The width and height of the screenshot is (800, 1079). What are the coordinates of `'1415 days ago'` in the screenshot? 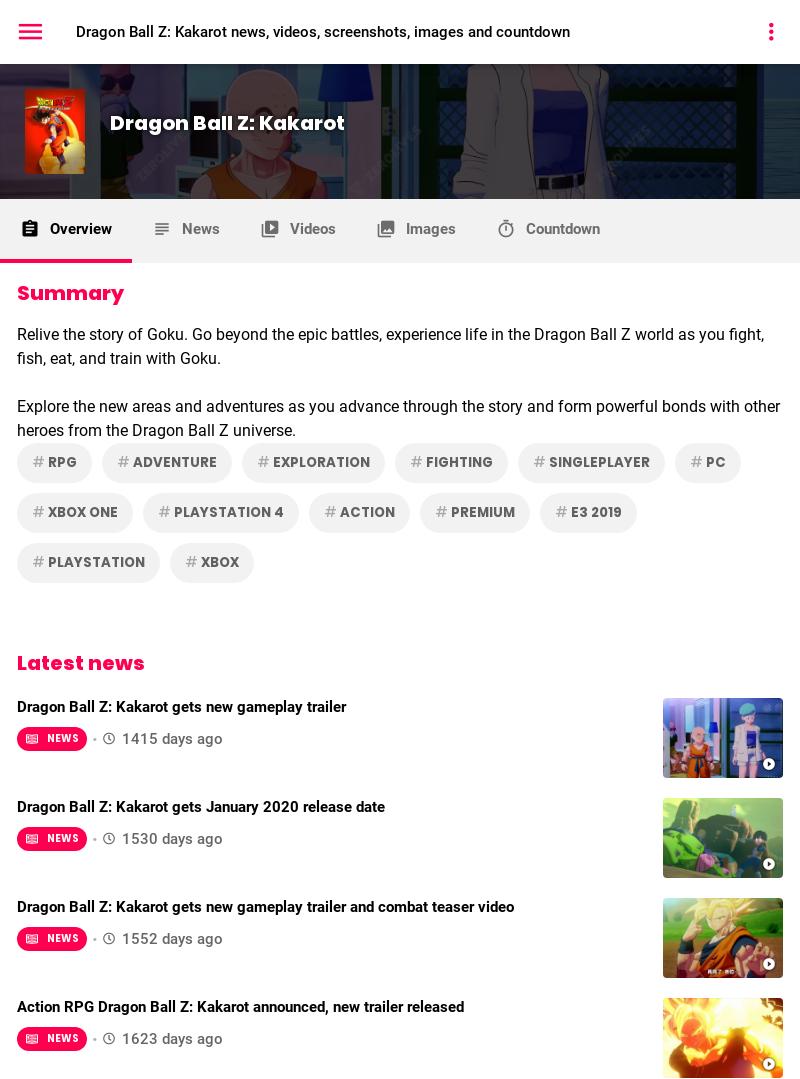 It's located at (171, 738).